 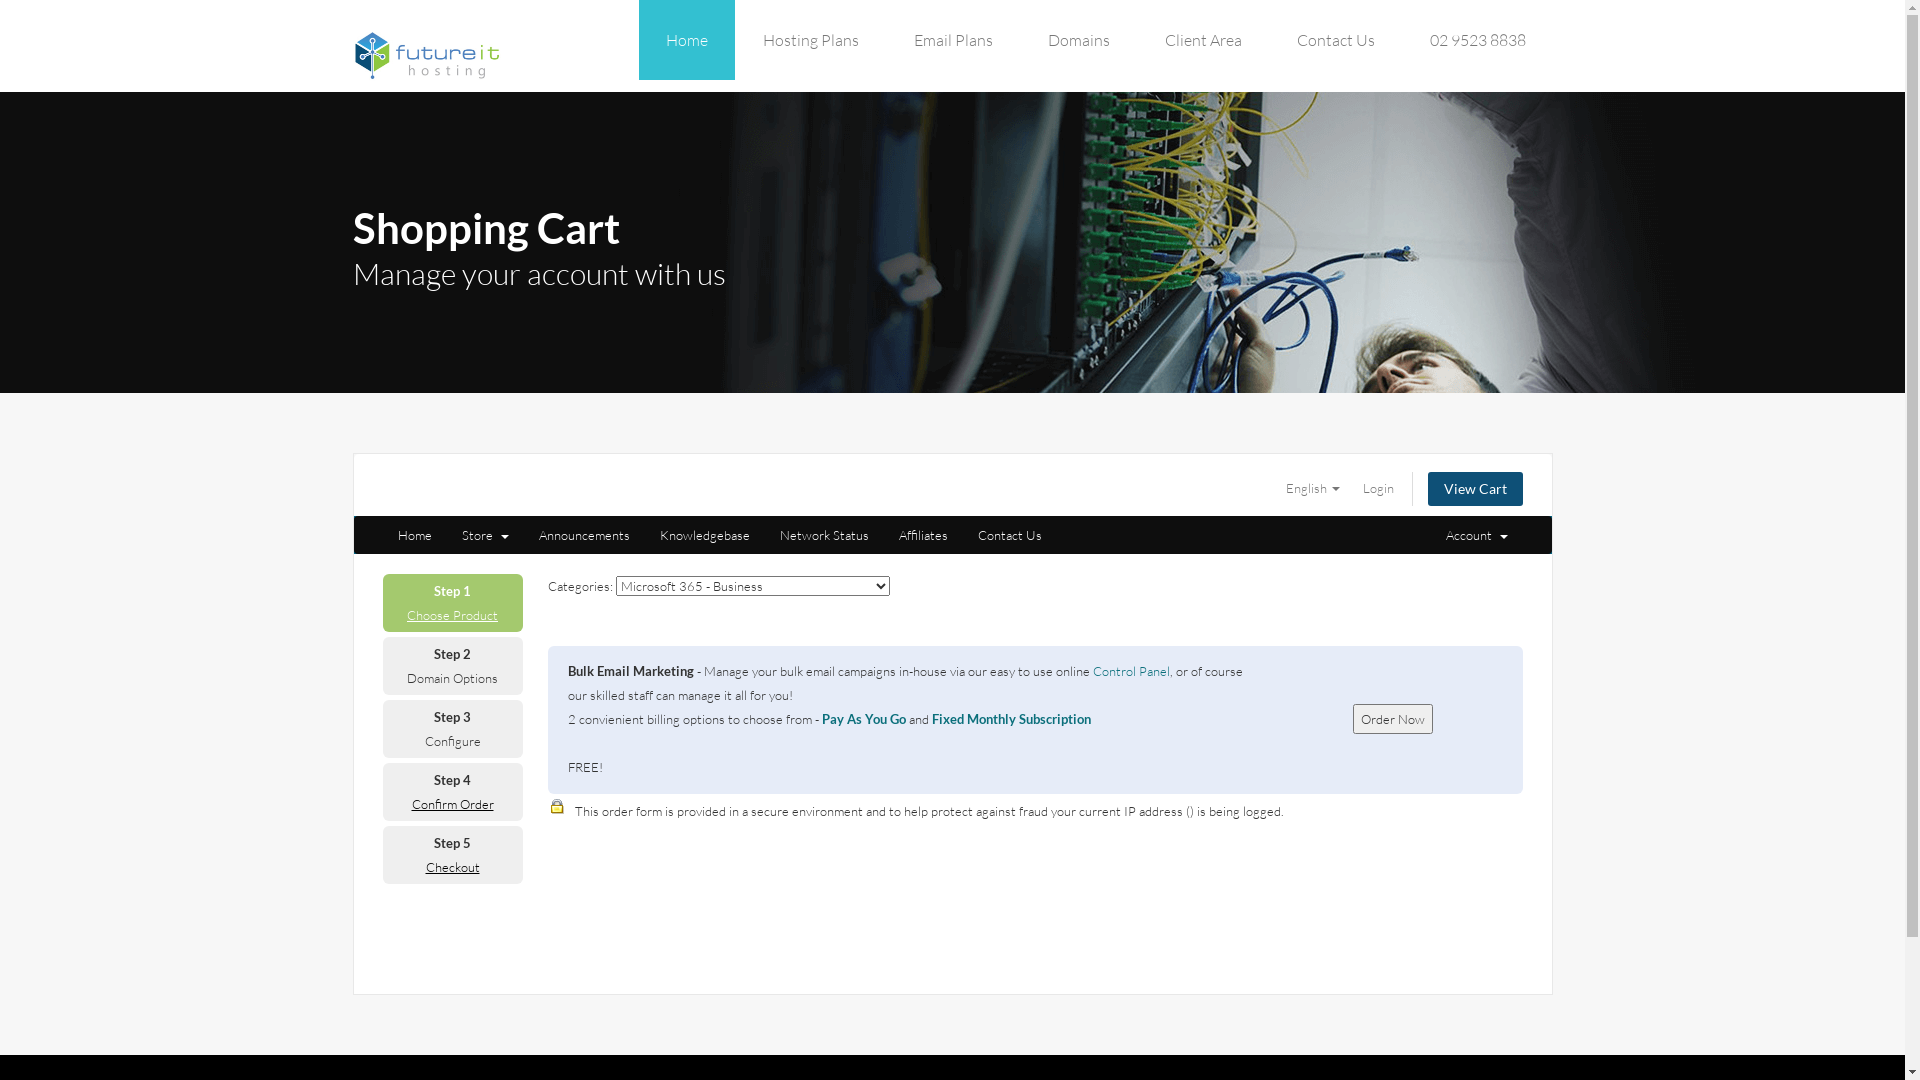 What do you see at coordinates (1476, 534) in the screenshot?
I see `'Account  '` at bounding box center [1476, 534].